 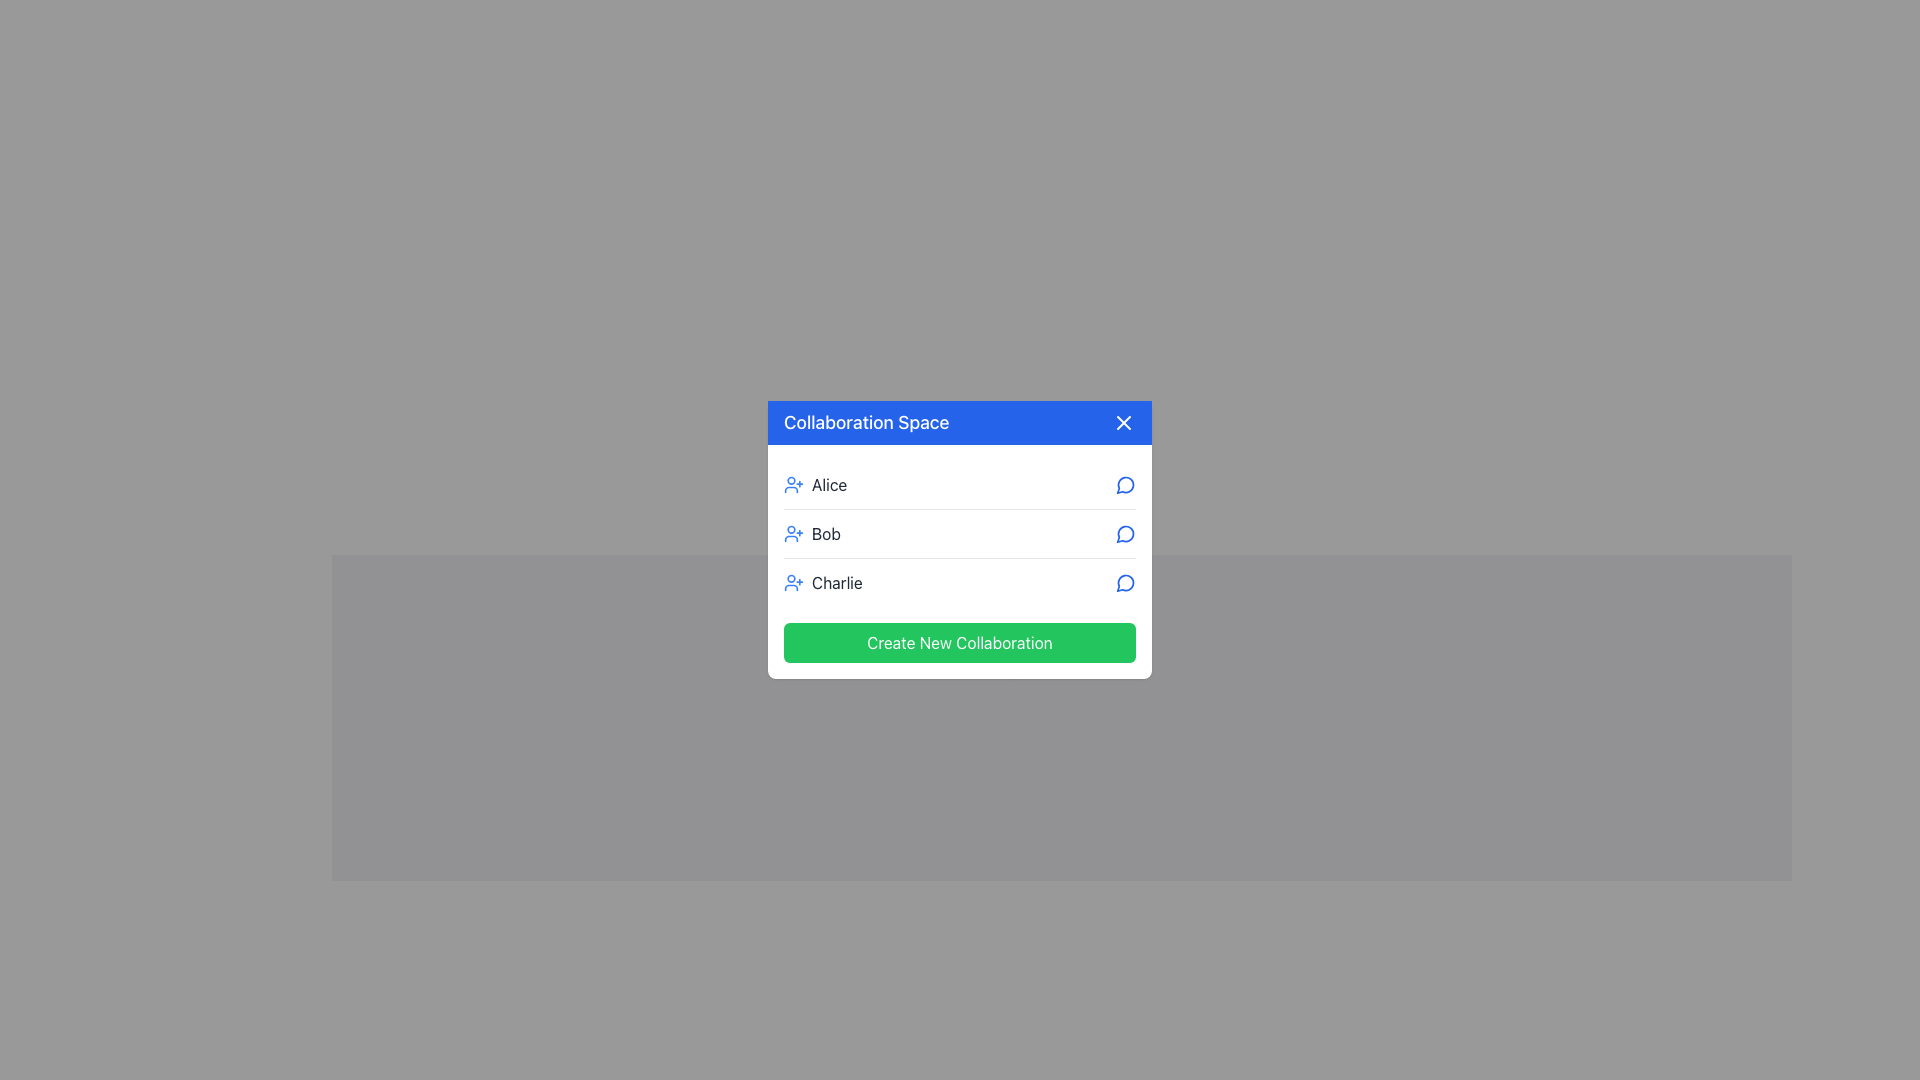 I want to click on the 'Collaboration Space' static text, which is styled in large bold white font on a blue background, located in the header section of a modal-like structure, so click(x=866, y=422).